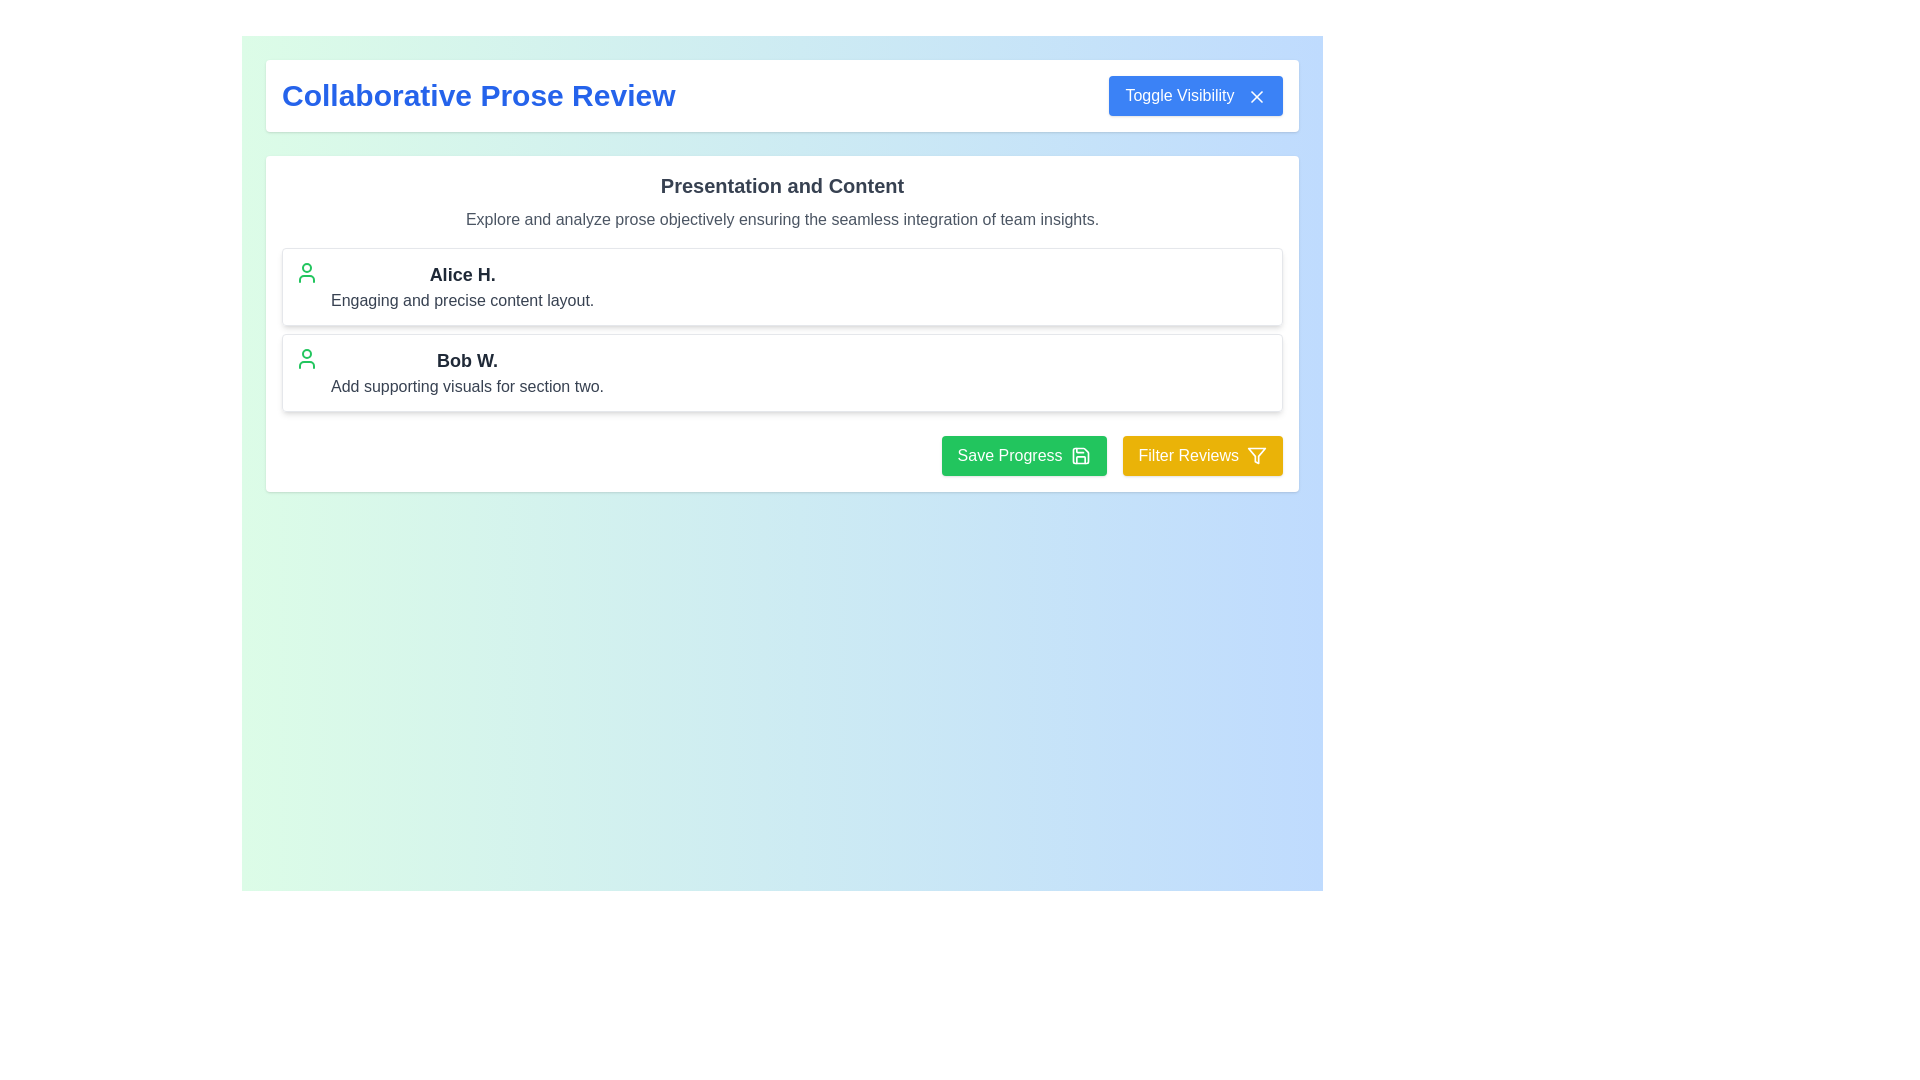 Image resolution: width=1920 pixels, height=1080 pixels. Describe the element at coordinates (1024, 455) in the screenshot. I see `the 'Save Progress' button, which is a green button with white text and a save icon, located in the lower-right section of the main content area` at that location.